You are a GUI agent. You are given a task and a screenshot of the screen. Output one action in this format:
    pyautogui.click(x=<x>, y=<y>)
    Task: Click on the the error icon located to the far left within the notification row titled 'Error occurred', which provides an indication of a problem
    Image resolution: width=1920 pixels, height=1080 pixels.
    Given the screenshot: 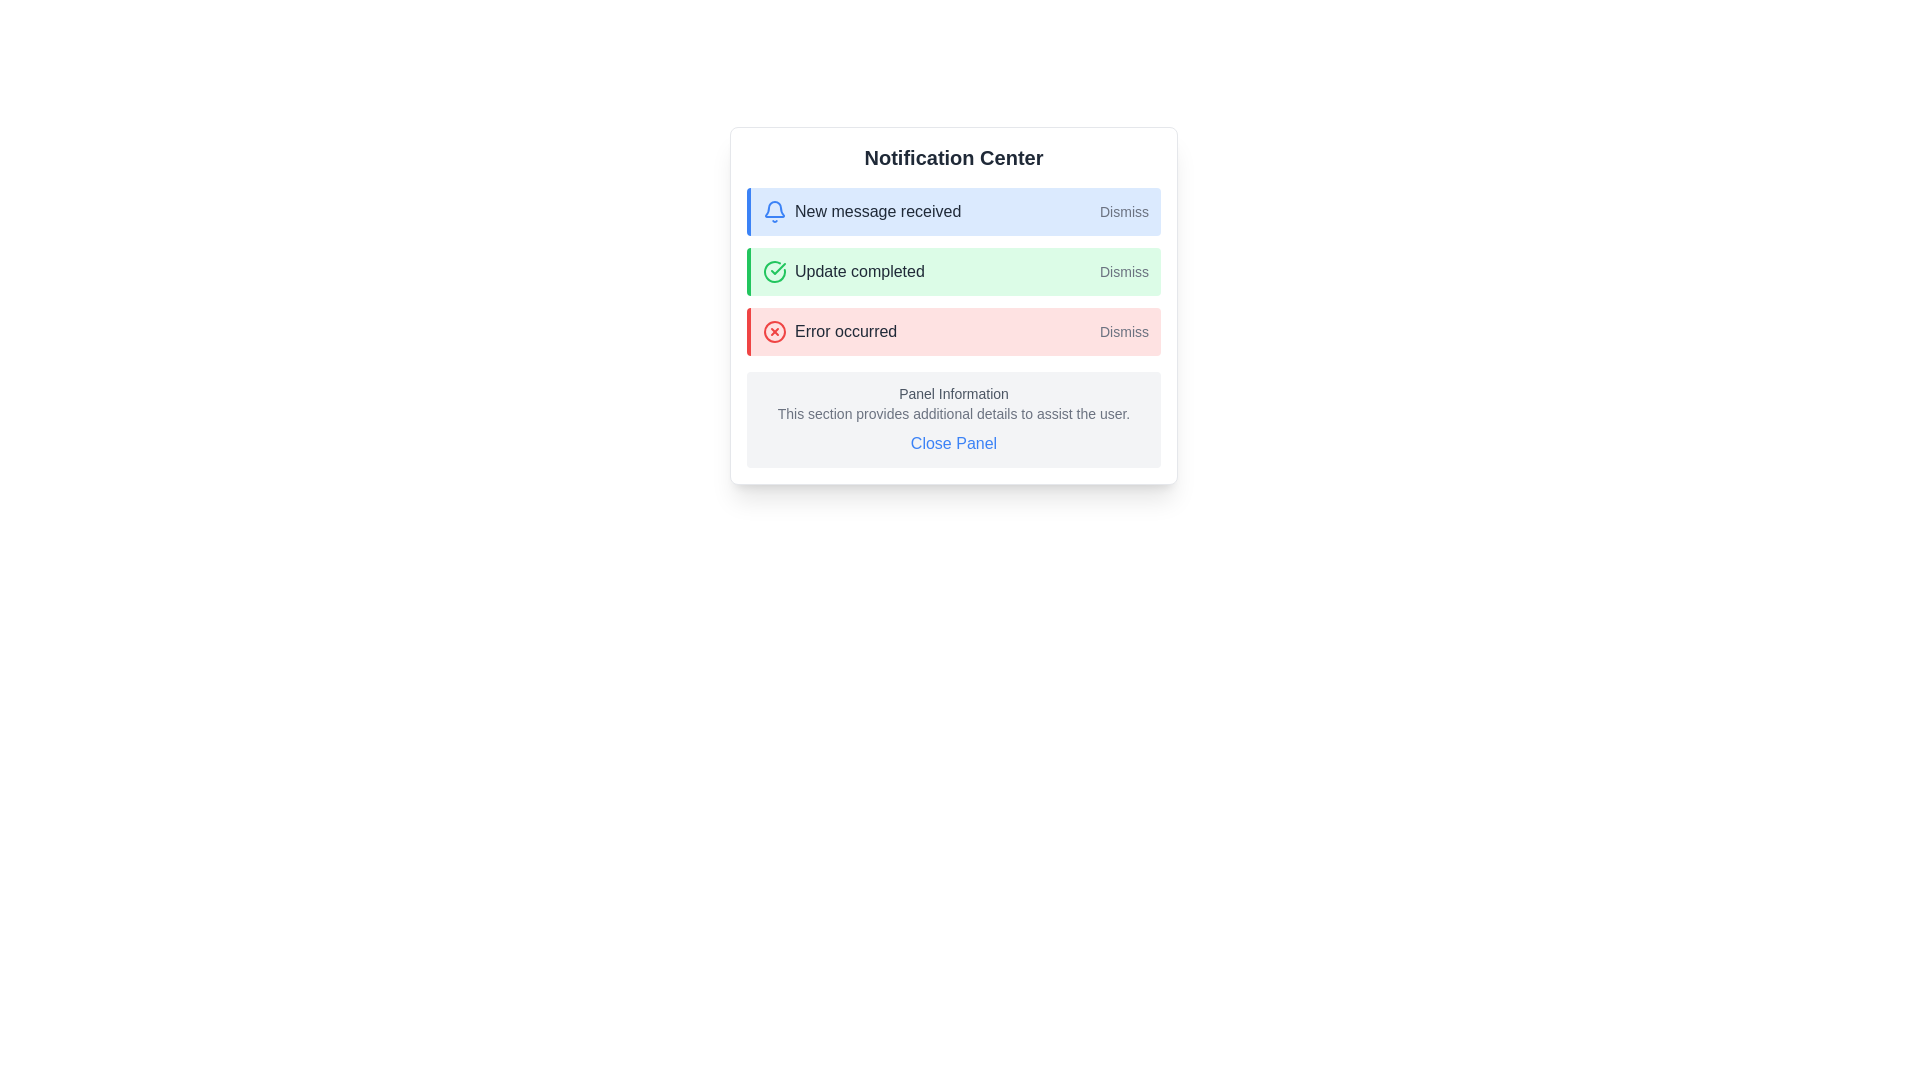 What is the action you would take?
    pyautogui.click(x=773, y=330)
    